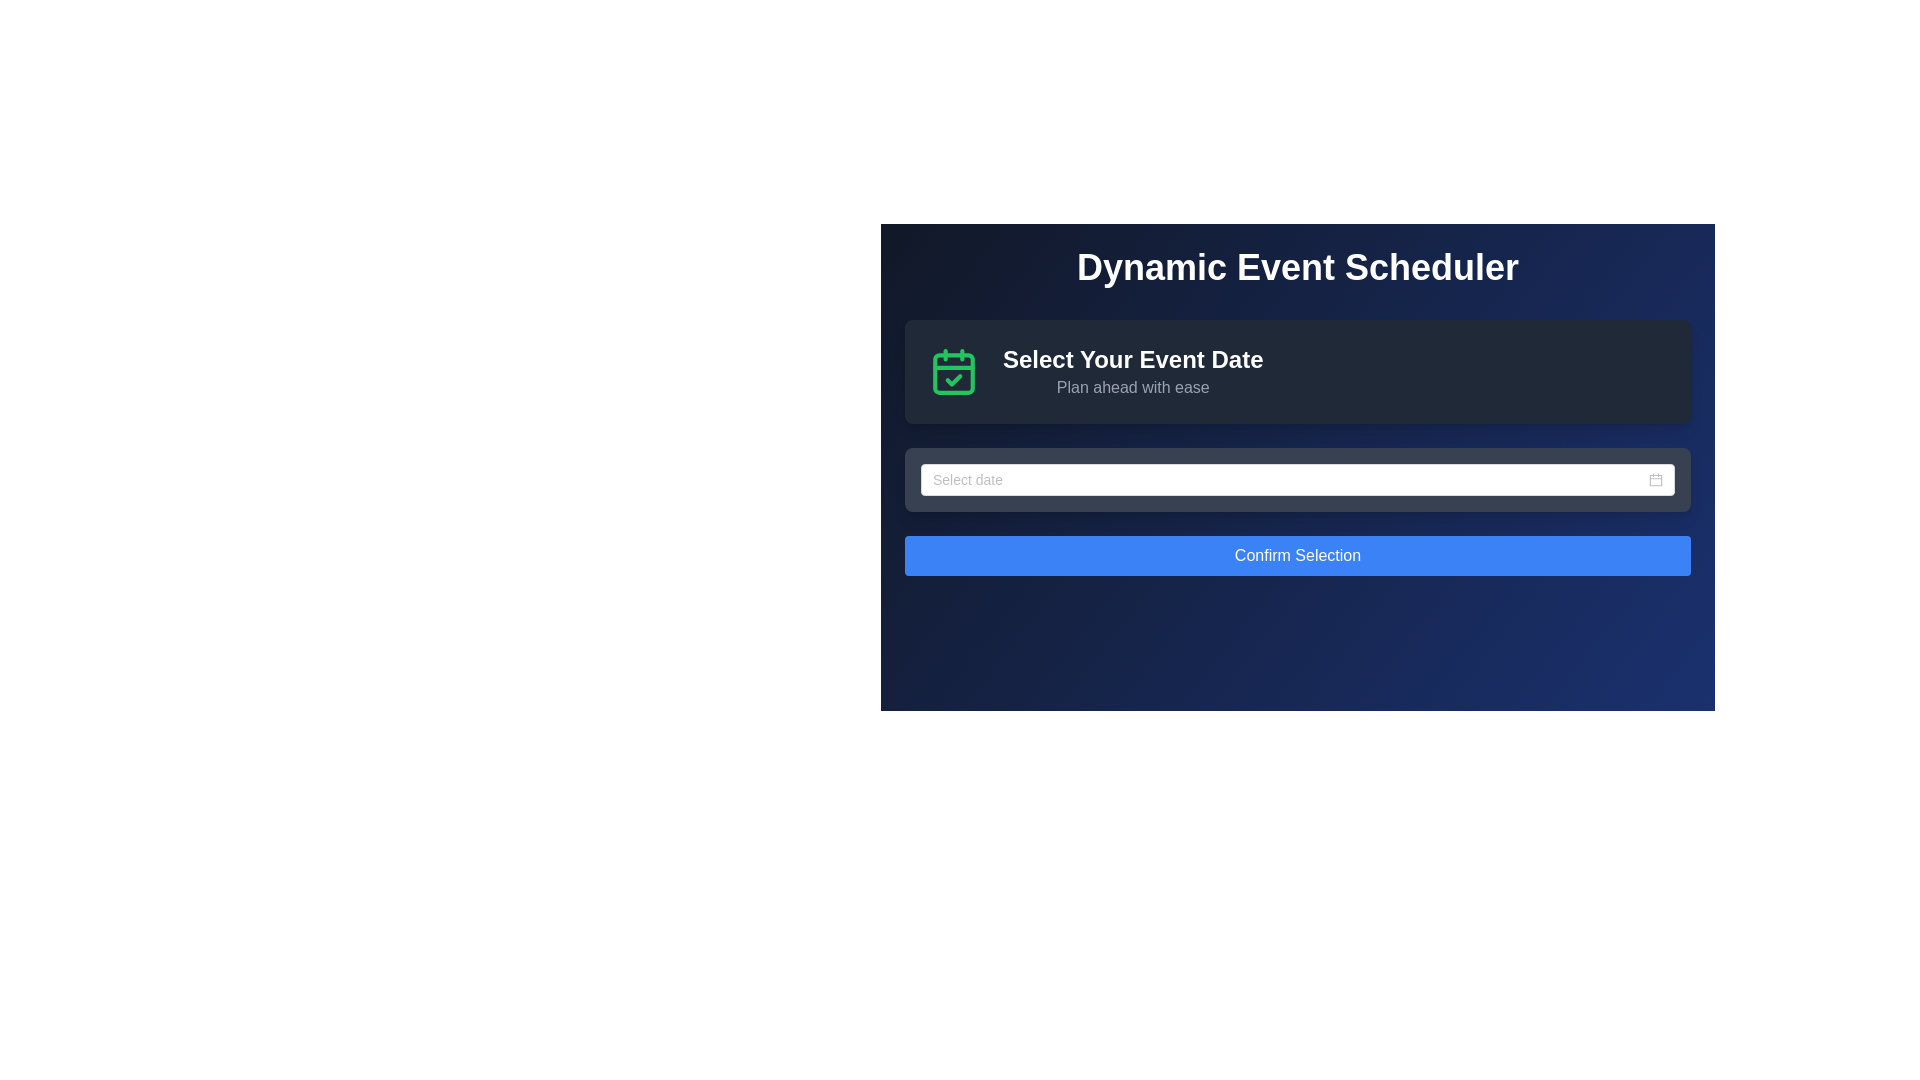 The width and height of the screenshot is (1920, 1080). Describe the element at coordinates (1133, 358) in the screenshot. I see `the static text header that reads 'Select Your Event Date', which is bold, larger font, and white on a dark blue background` at that location.